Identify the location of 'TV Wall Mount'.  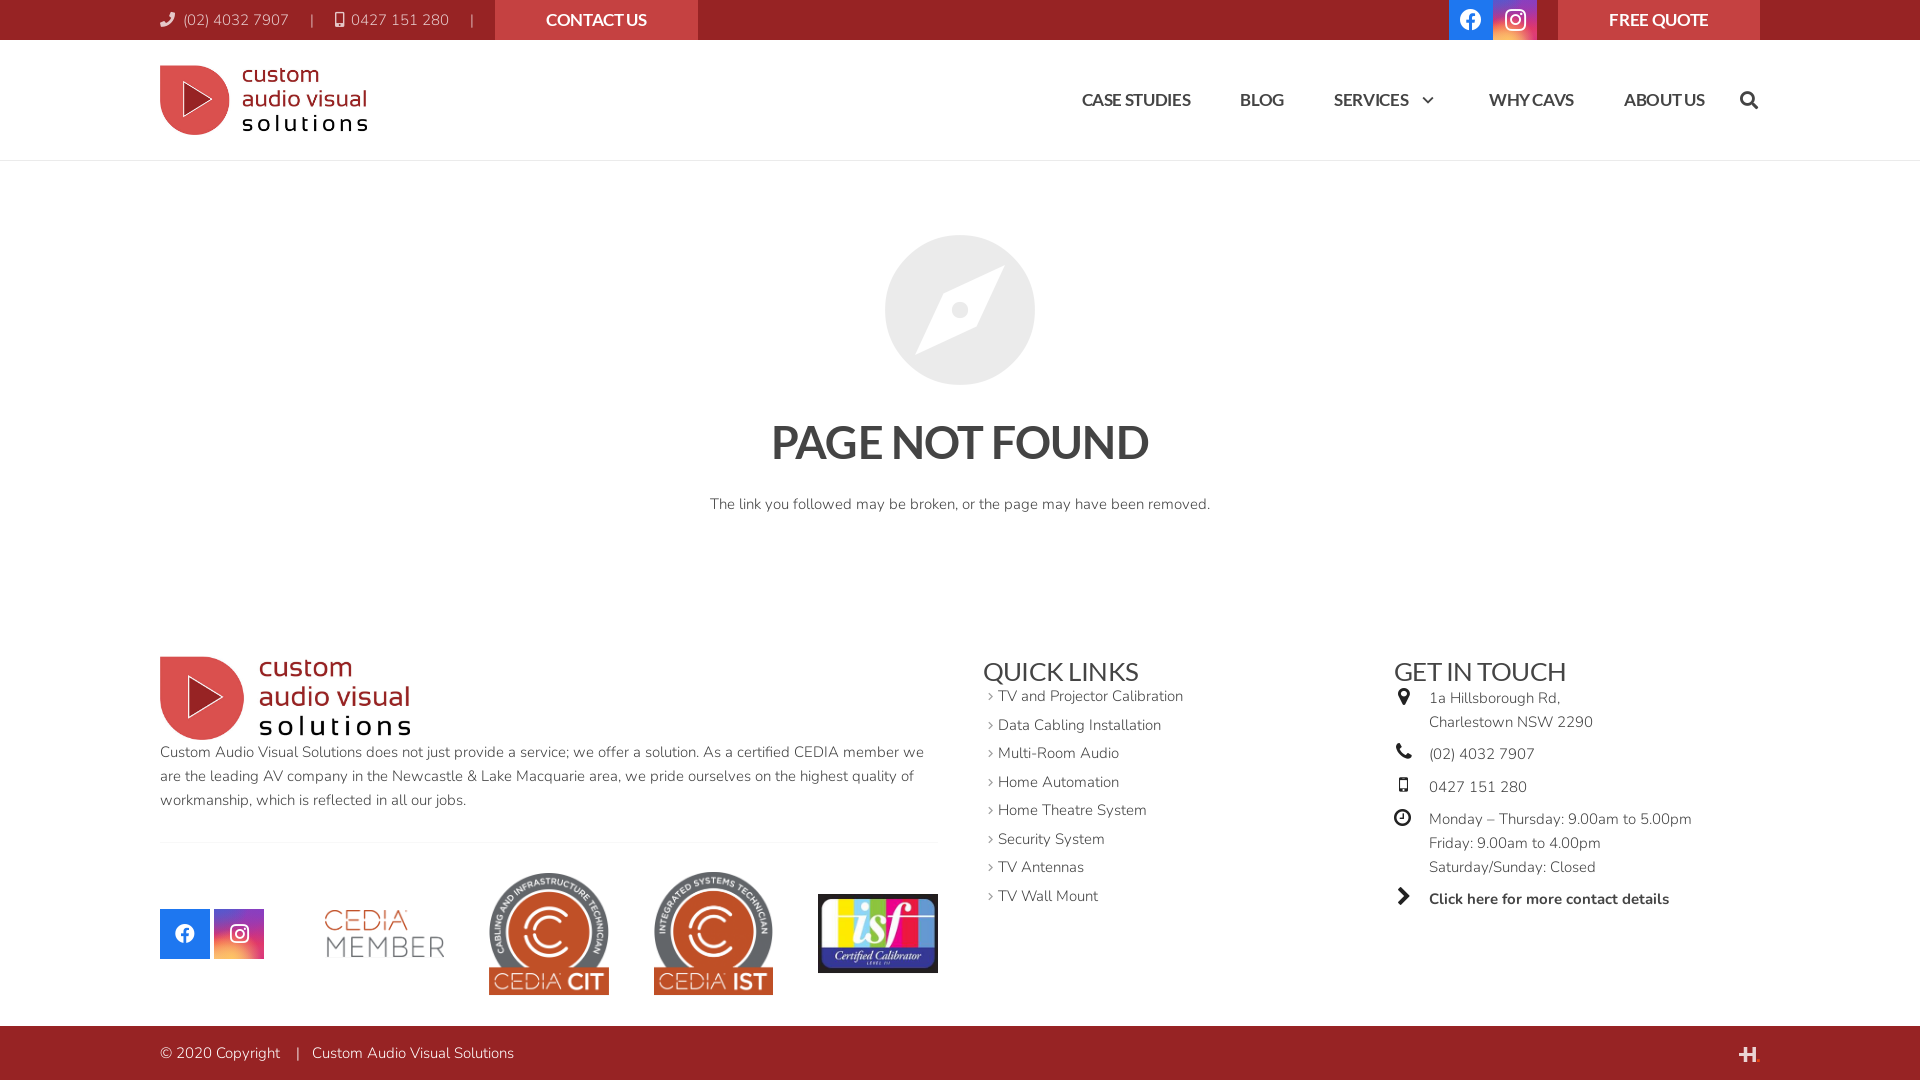
(1046, 895).